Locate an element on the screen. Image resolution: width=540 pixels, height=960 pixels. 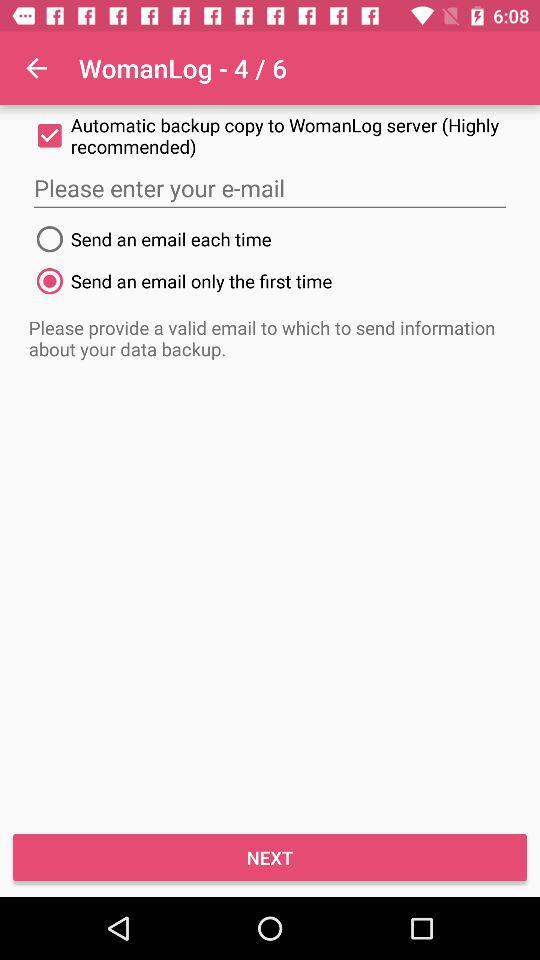
automatic backup copy is located at coordinates (270, 134).